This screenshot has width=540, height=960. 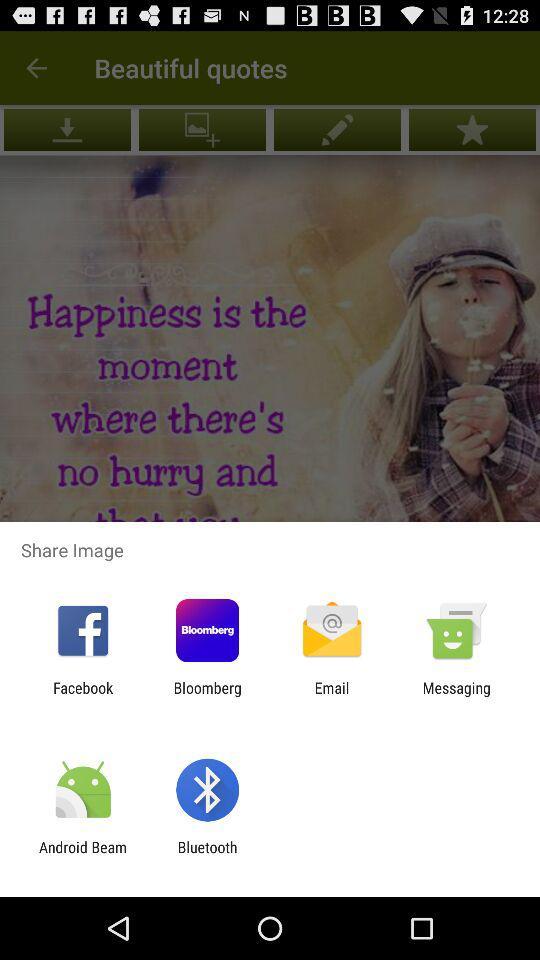 I want to click on icon next to email item, so click(x=456, y=696).